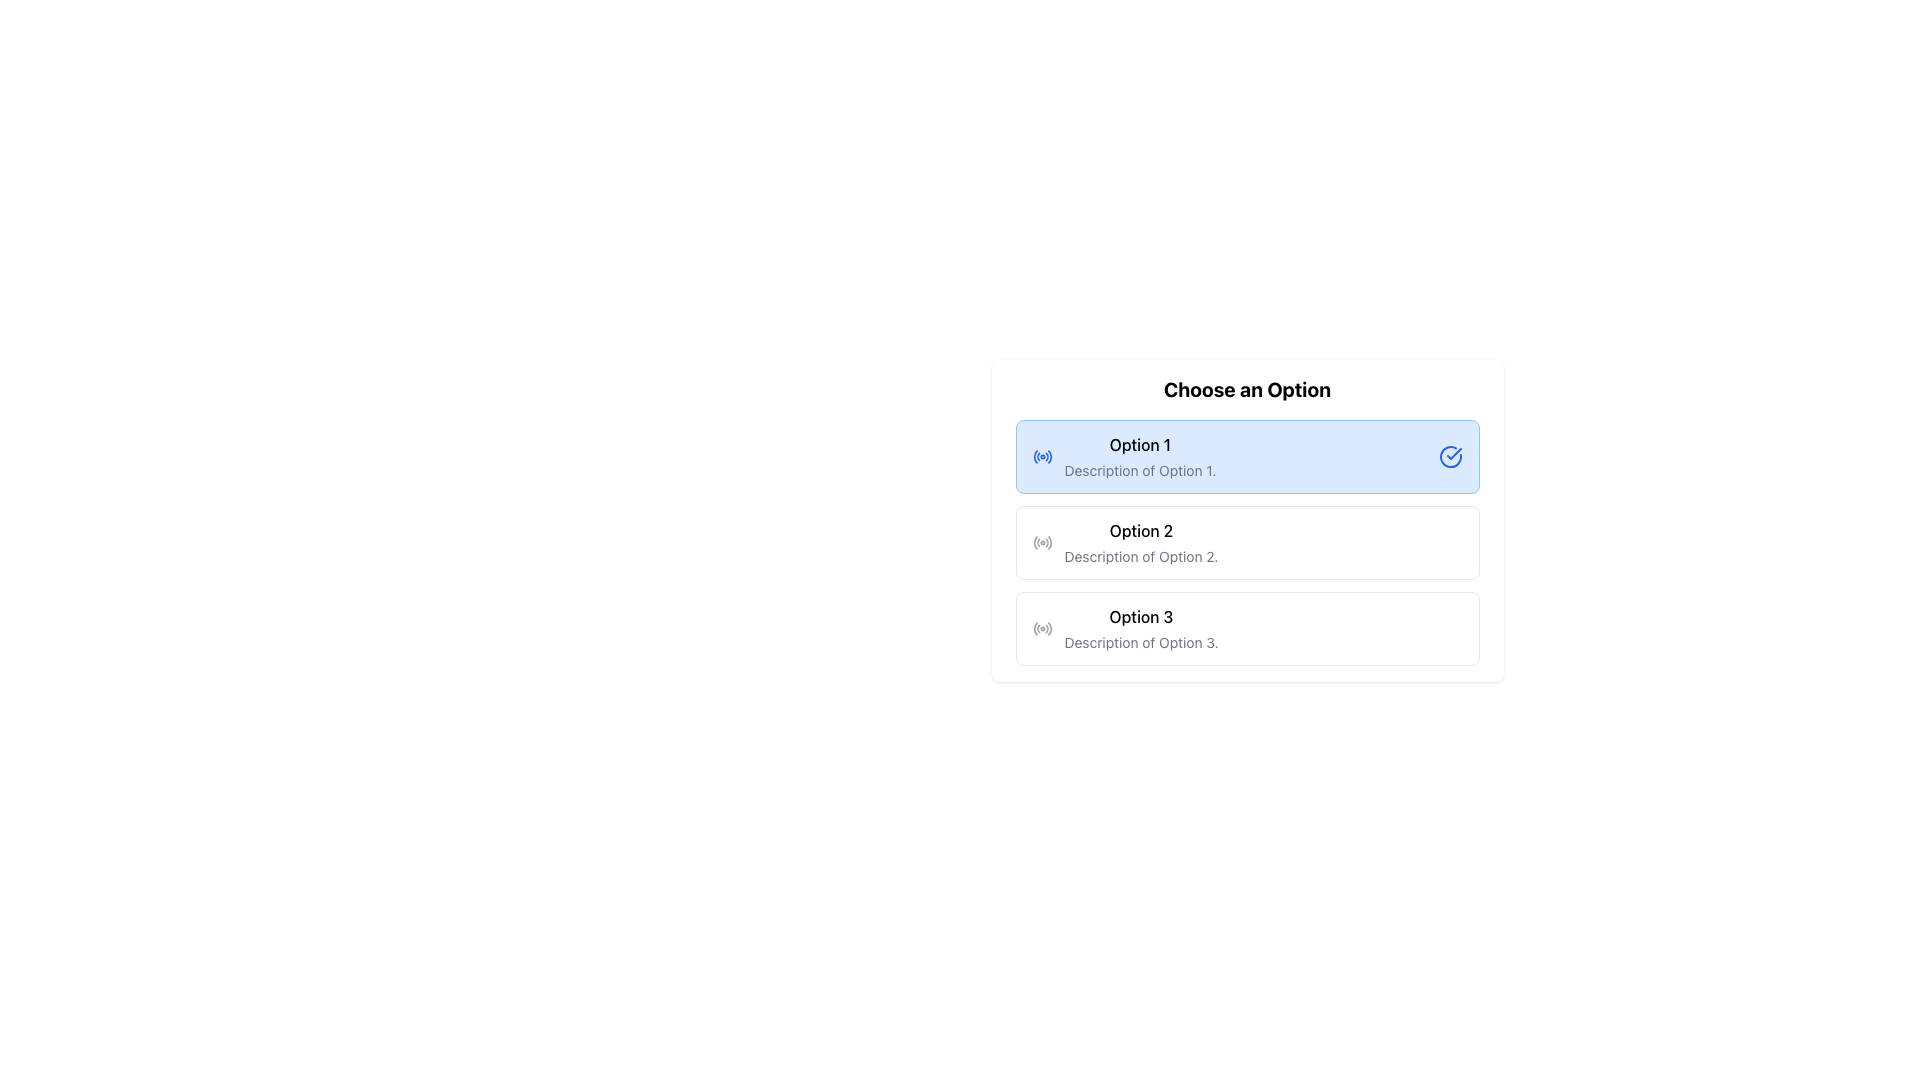  I want to click on the visual indicator icon representing the selected or verified state for 'Option 1 Description of Option 1' located at the rightmost side of the first option section under the 'Choose an Option' header, so click(1450, 456).